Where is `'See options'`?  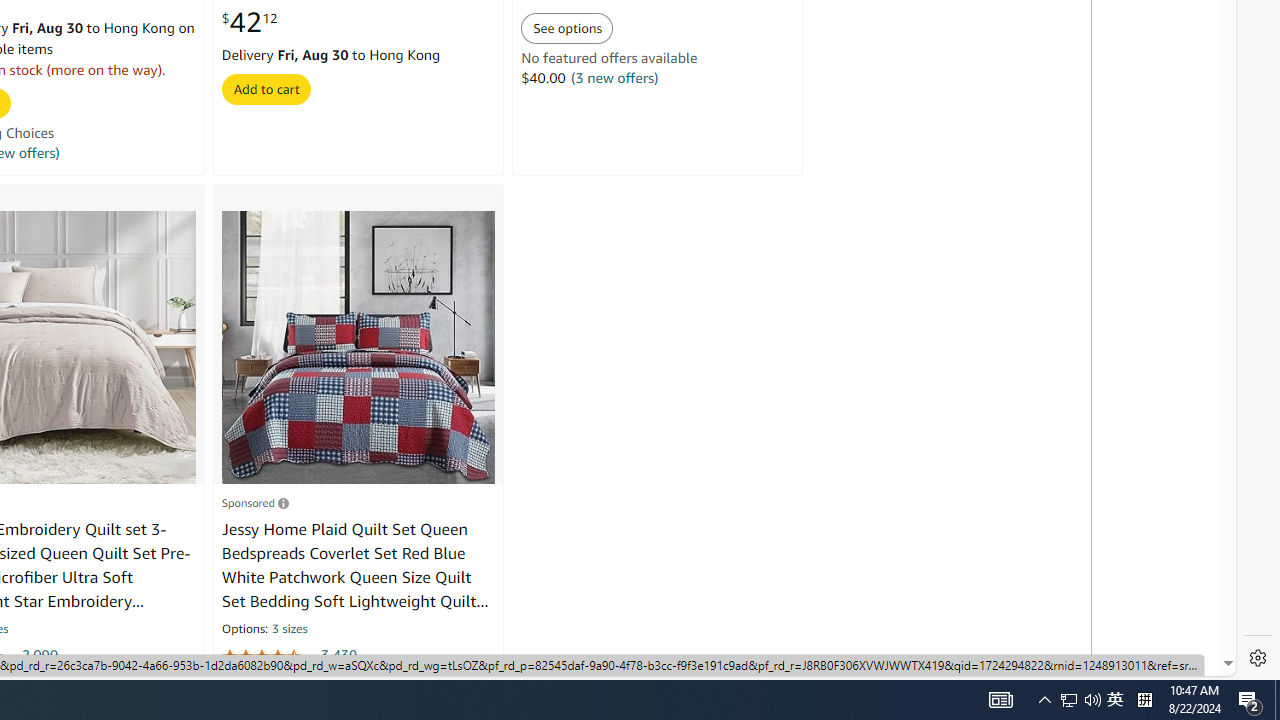
'See options' is located at coordinates (566, 28).